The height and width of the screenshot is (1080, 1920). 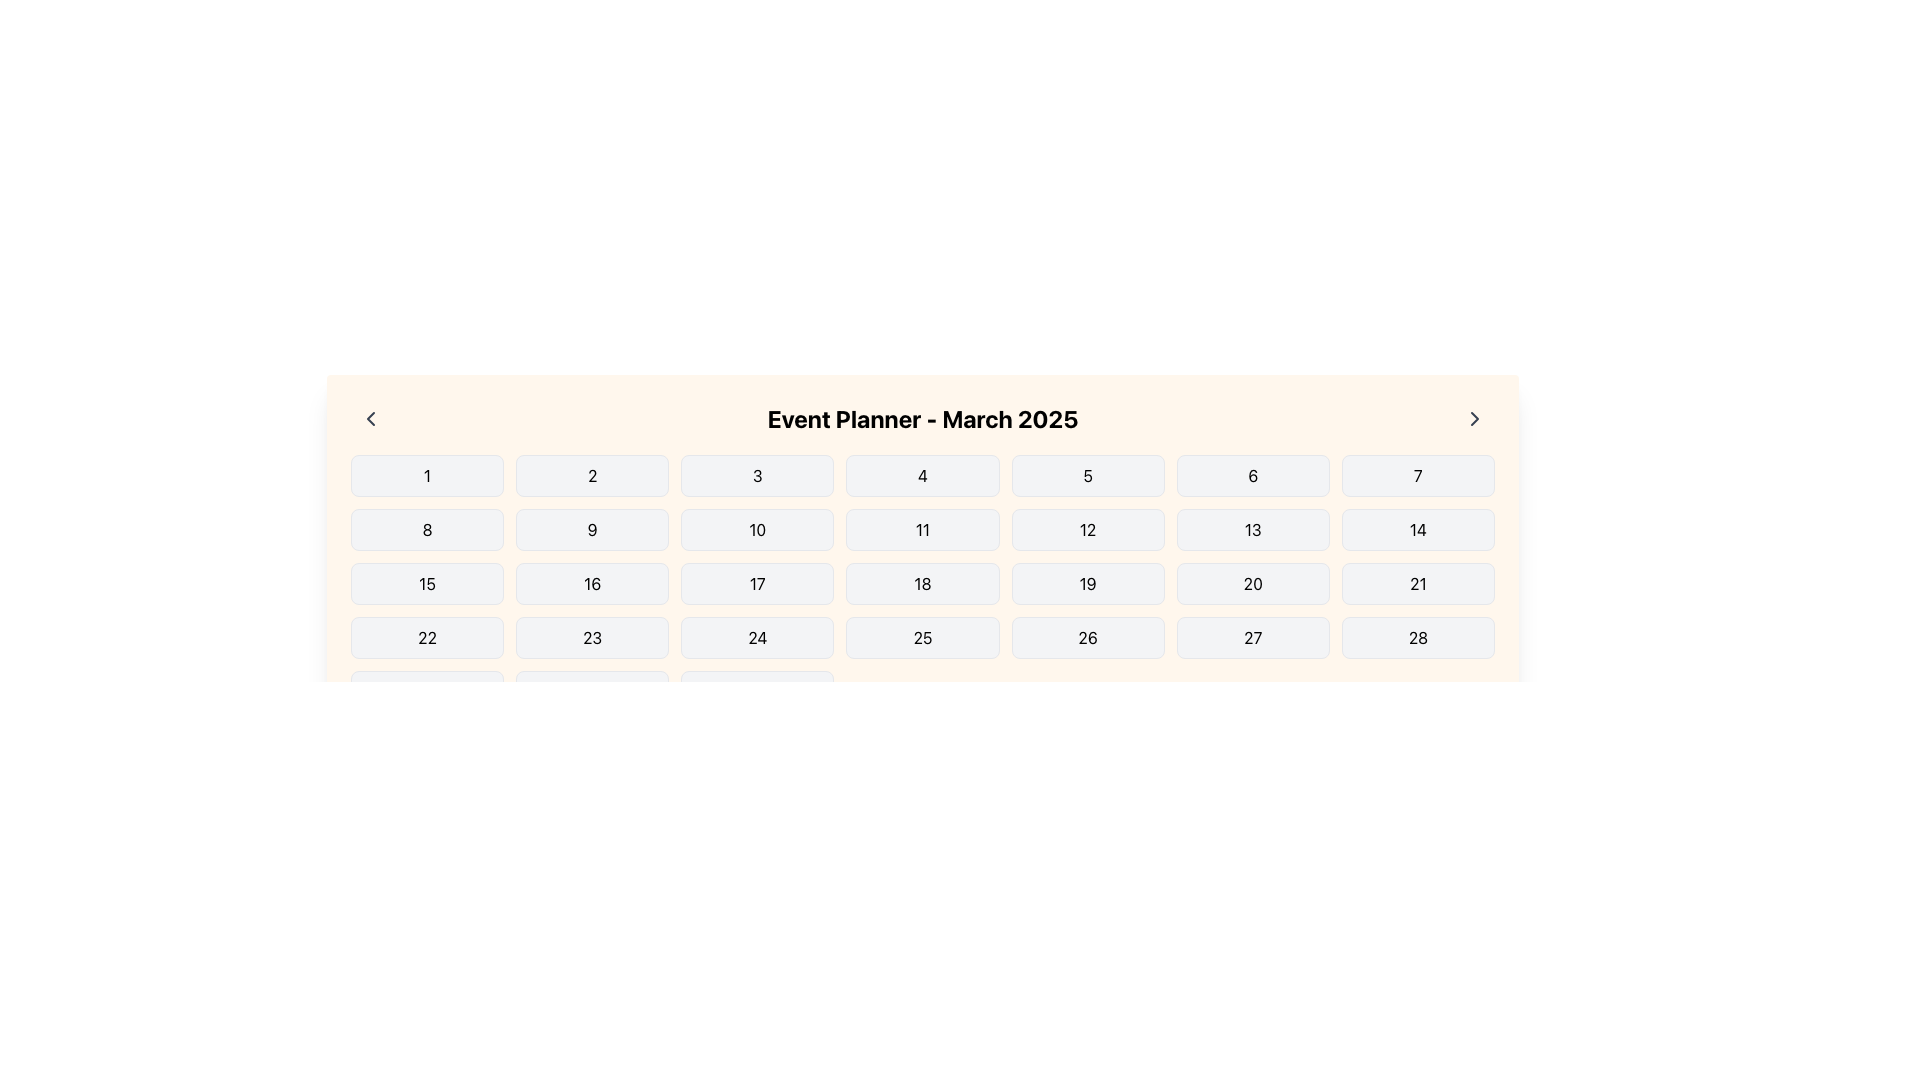 What do you see at coordinates (1417, 637) in the screenshot?
I see `the button representing the 28th day of the month in the calendar grid layout, located in the last row and last column` at bounding box center [1417, 637].